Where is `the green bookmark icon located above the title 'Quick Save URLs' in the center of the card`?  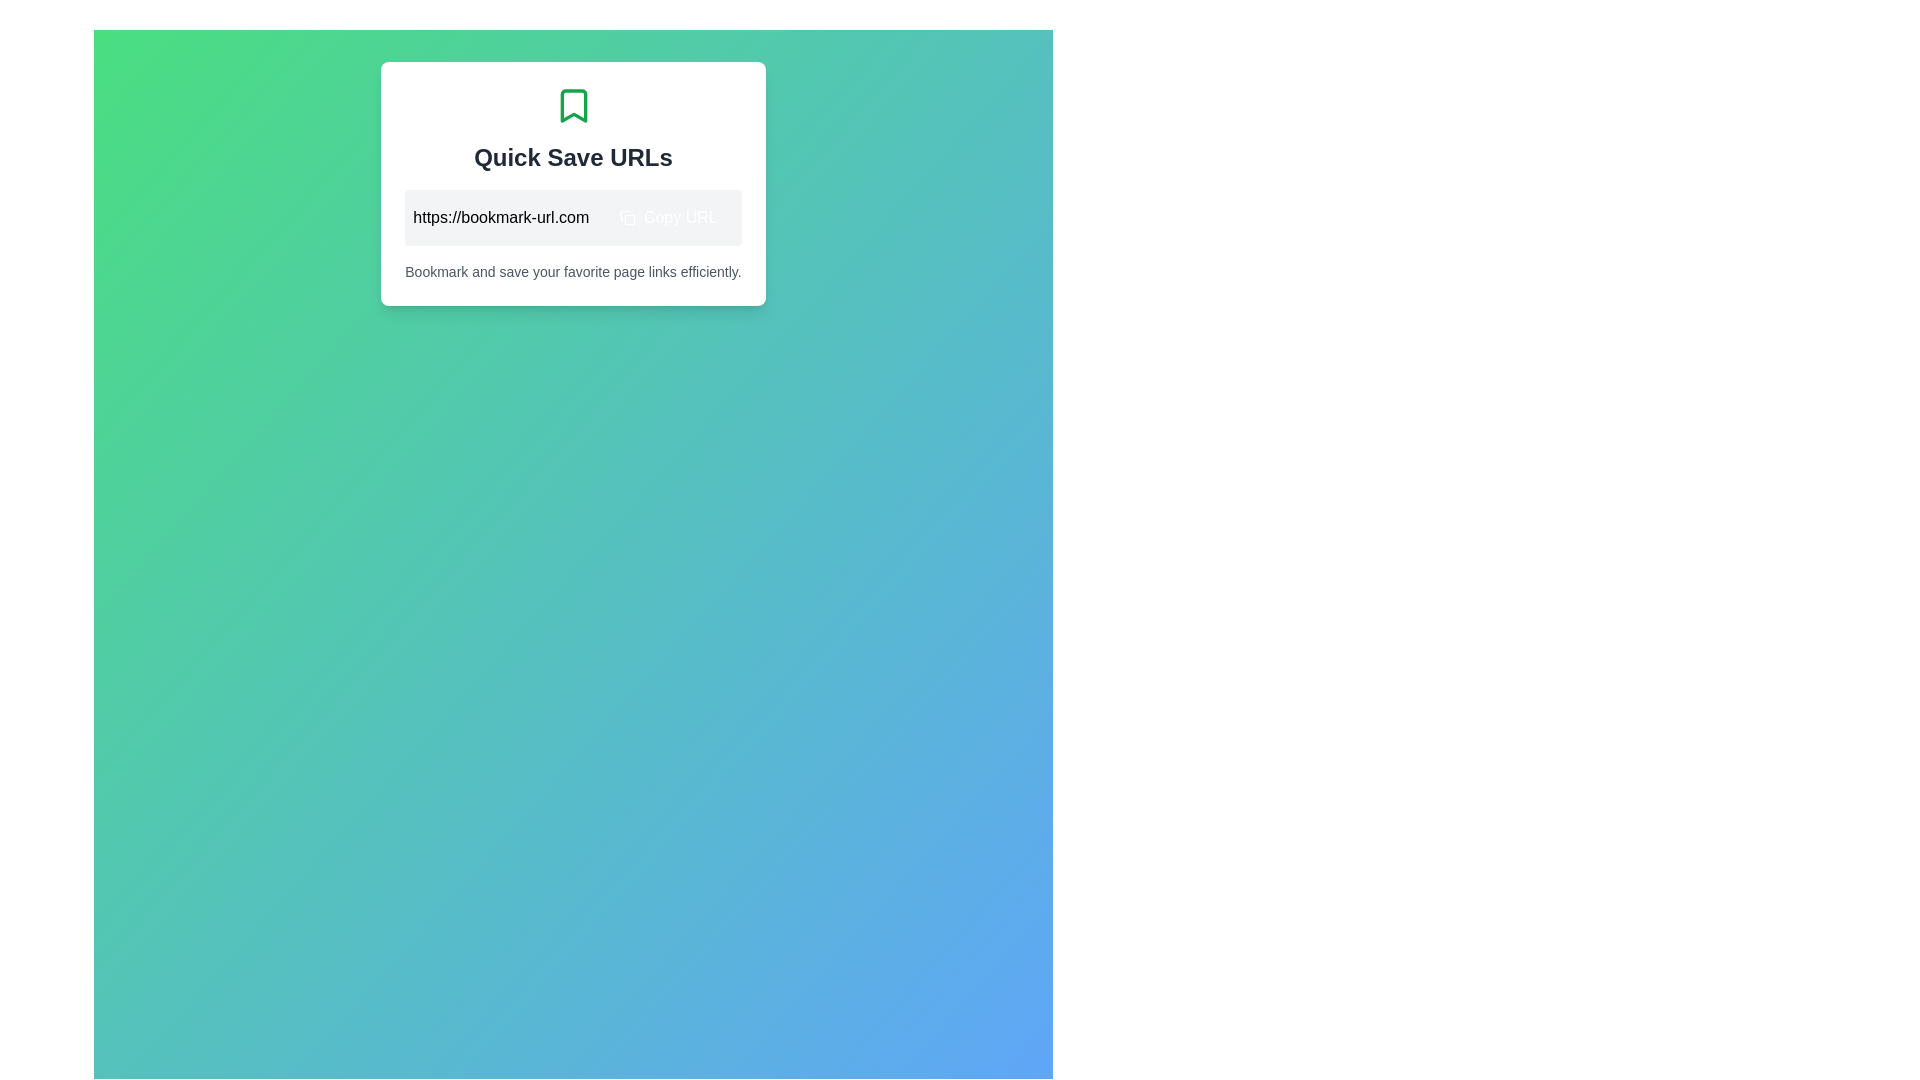 the green bookmark icon located above the title 'Quick Save URLs' in the center of the card is located at coordinates (572, 105).